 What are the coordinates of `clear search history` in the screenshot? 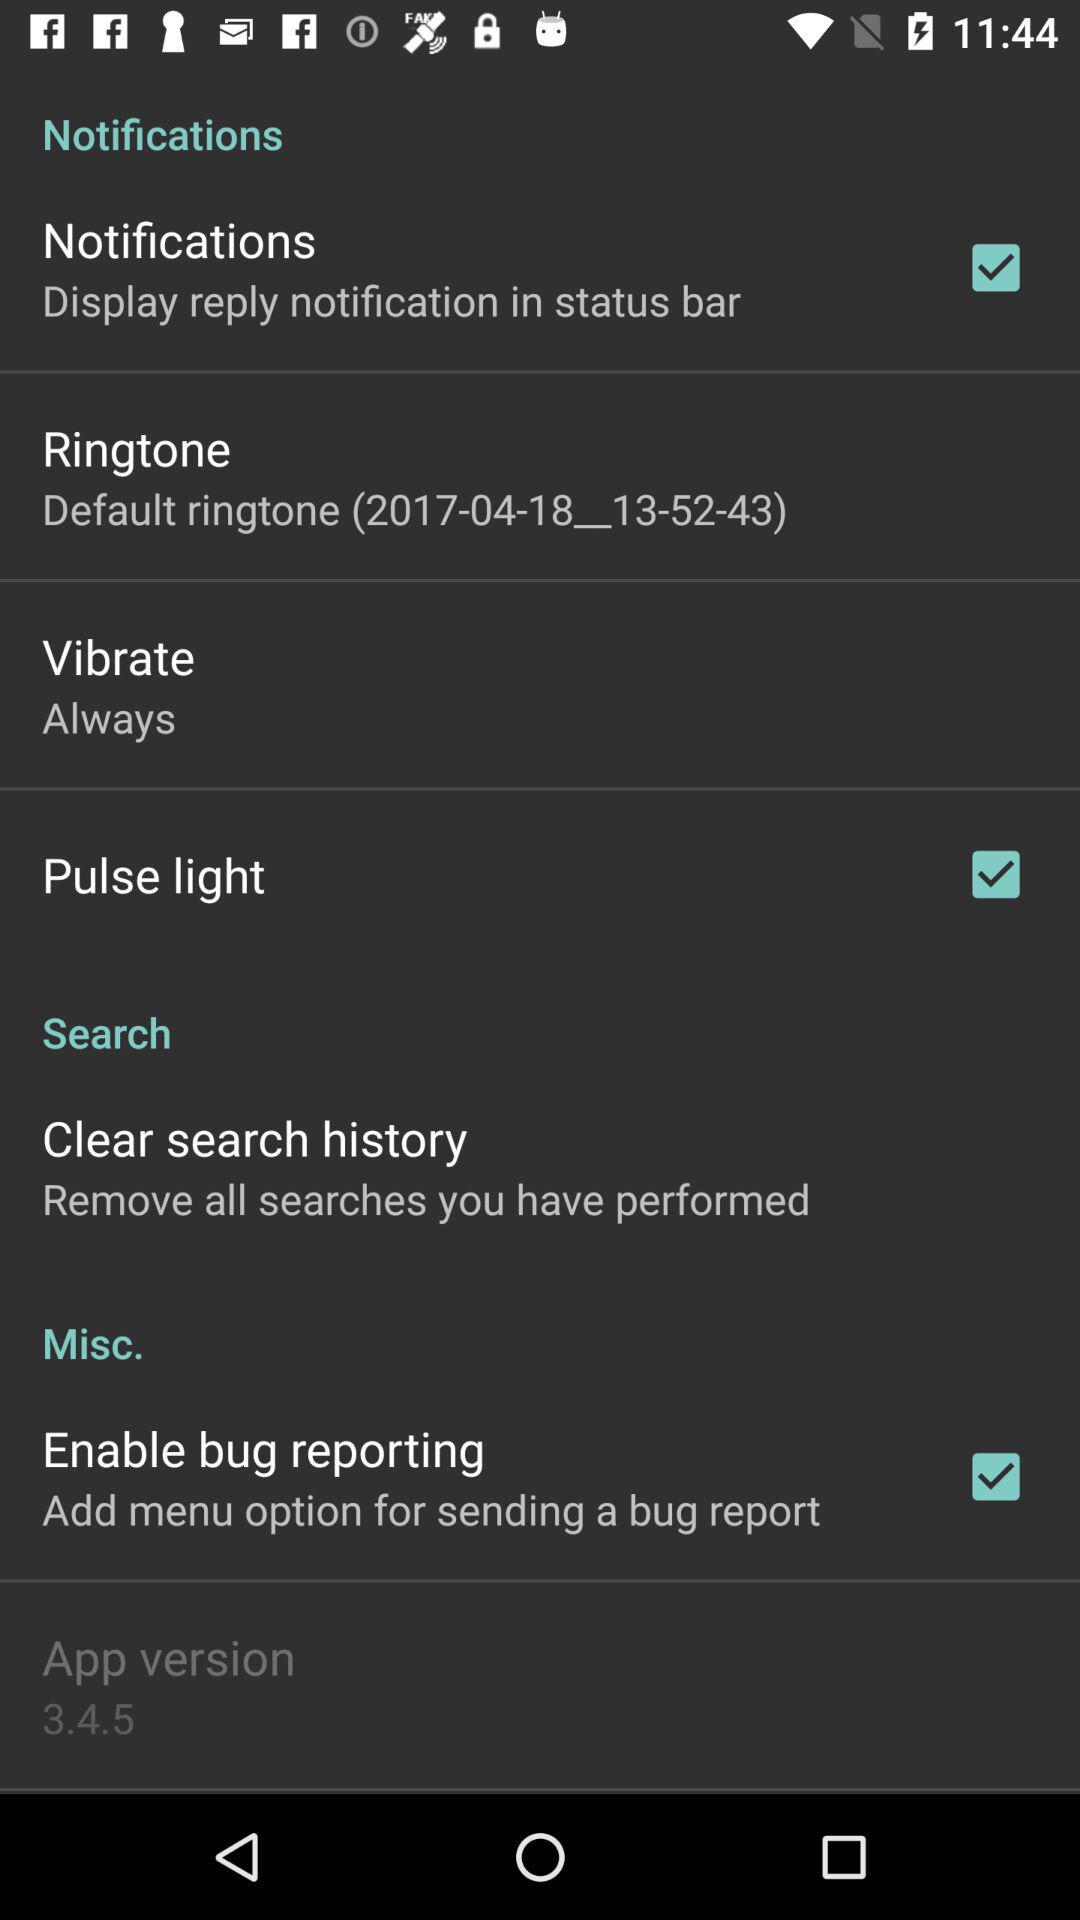 It's located at (253, 1137).